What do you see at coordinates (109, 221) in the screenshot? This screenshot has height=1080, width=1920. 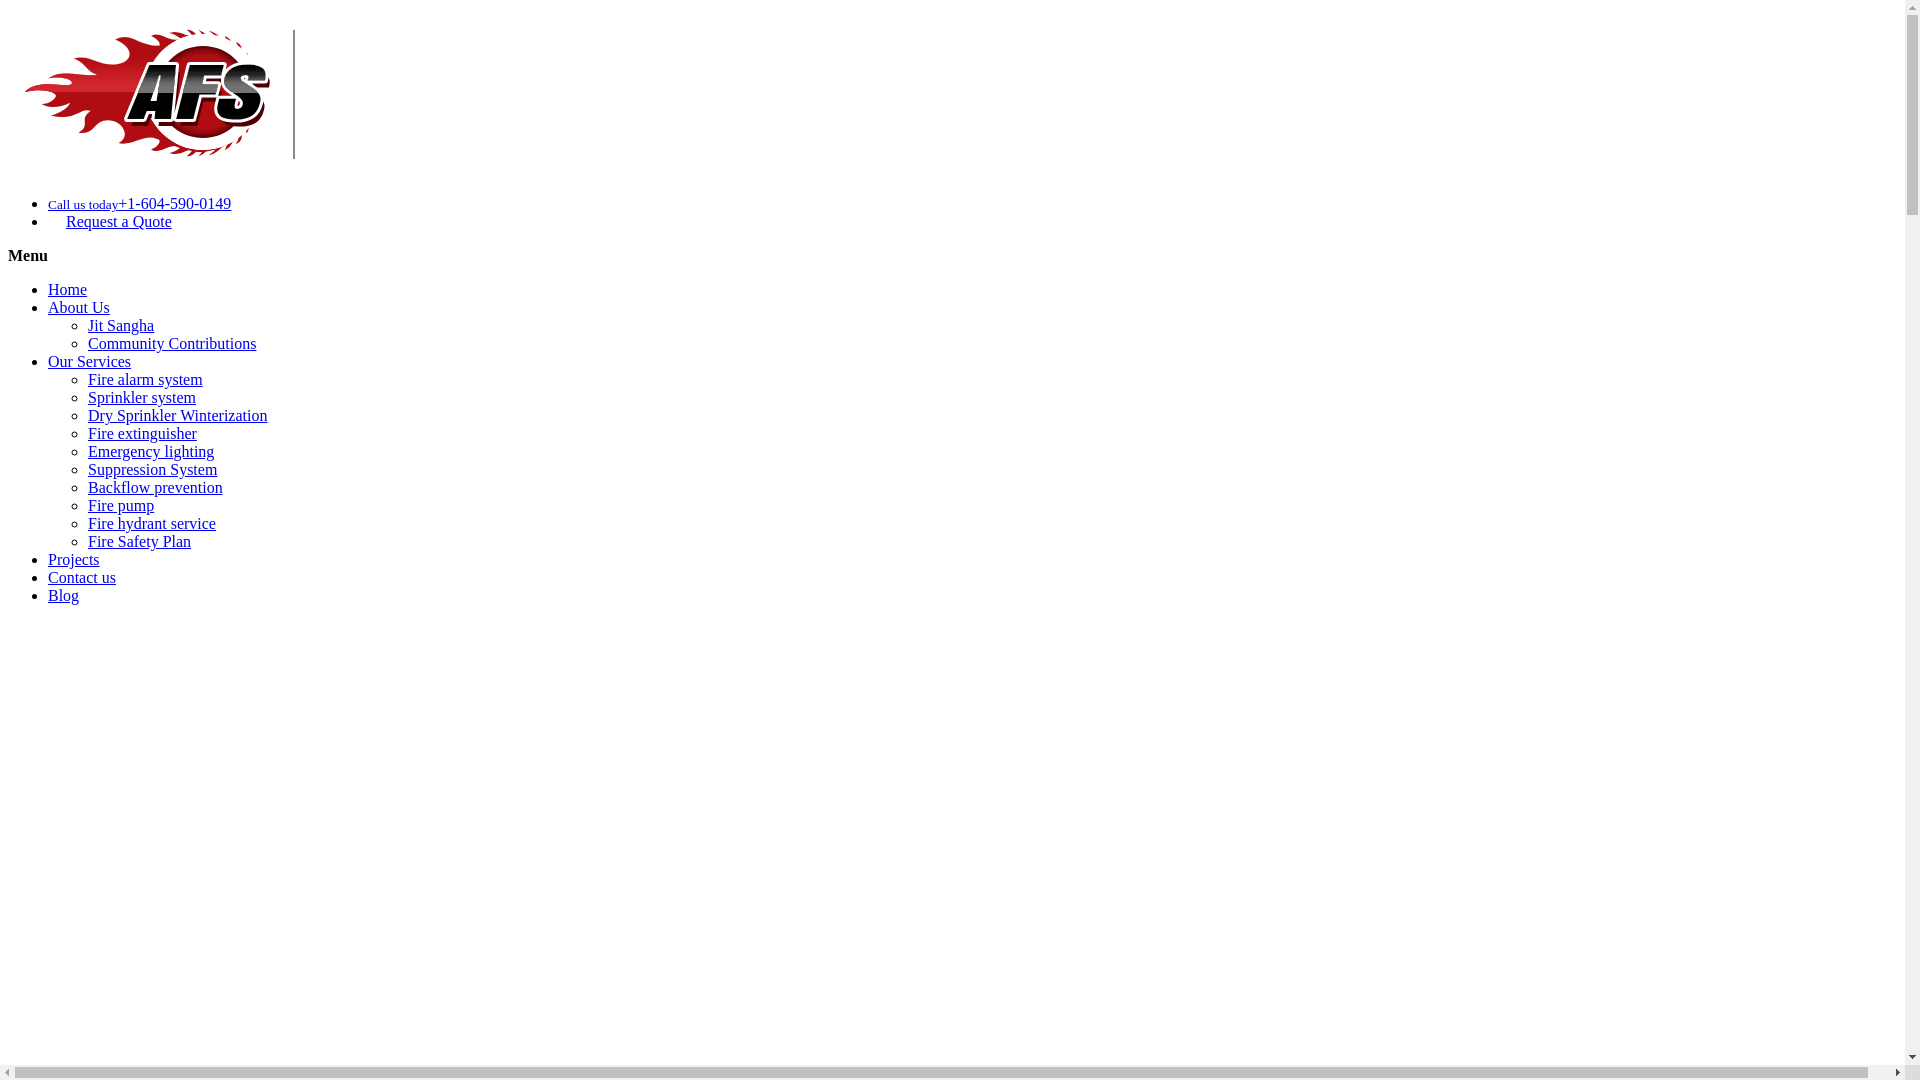 I see `'Request a Quote'` at bounding box center [109, 221].